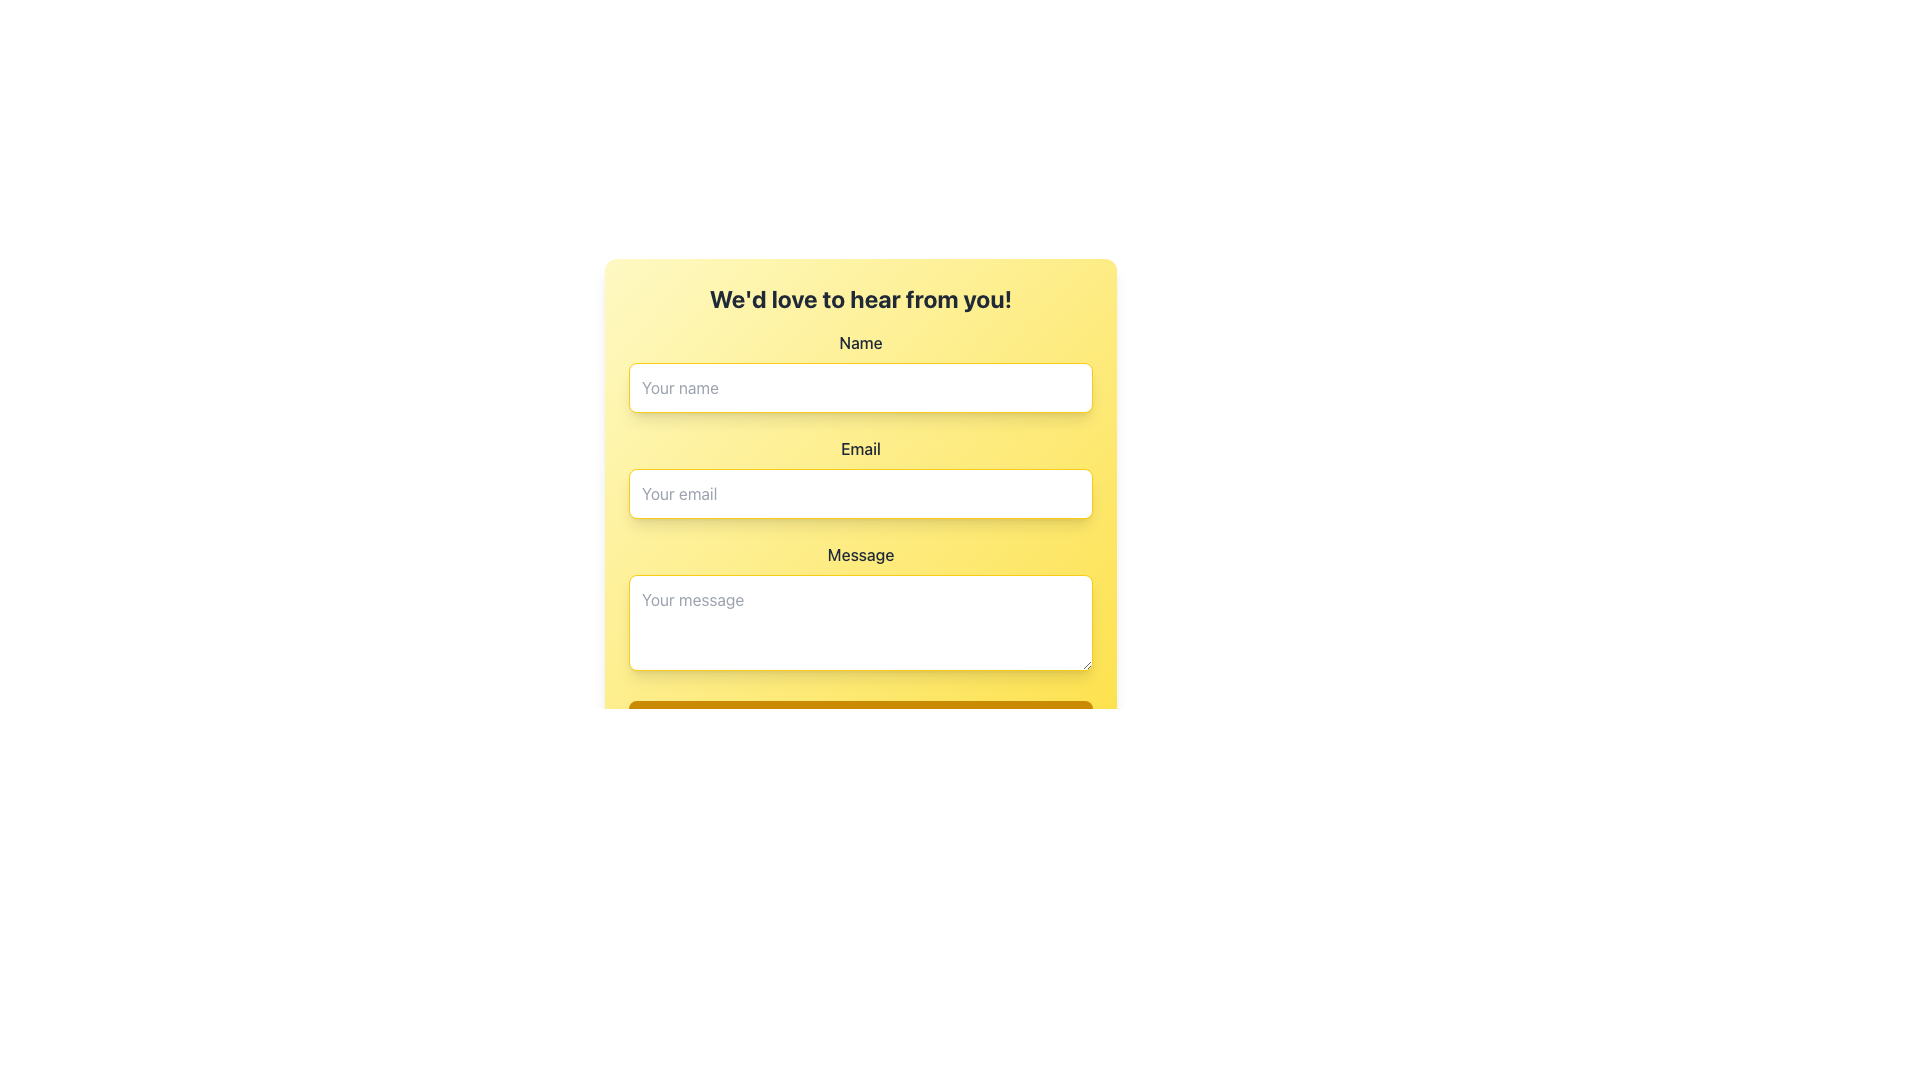  Describe the element at coordinates (860, 725) in the screenshot. I see `the submission button located at the bottom of the user input form to observe a visual change` at that location.